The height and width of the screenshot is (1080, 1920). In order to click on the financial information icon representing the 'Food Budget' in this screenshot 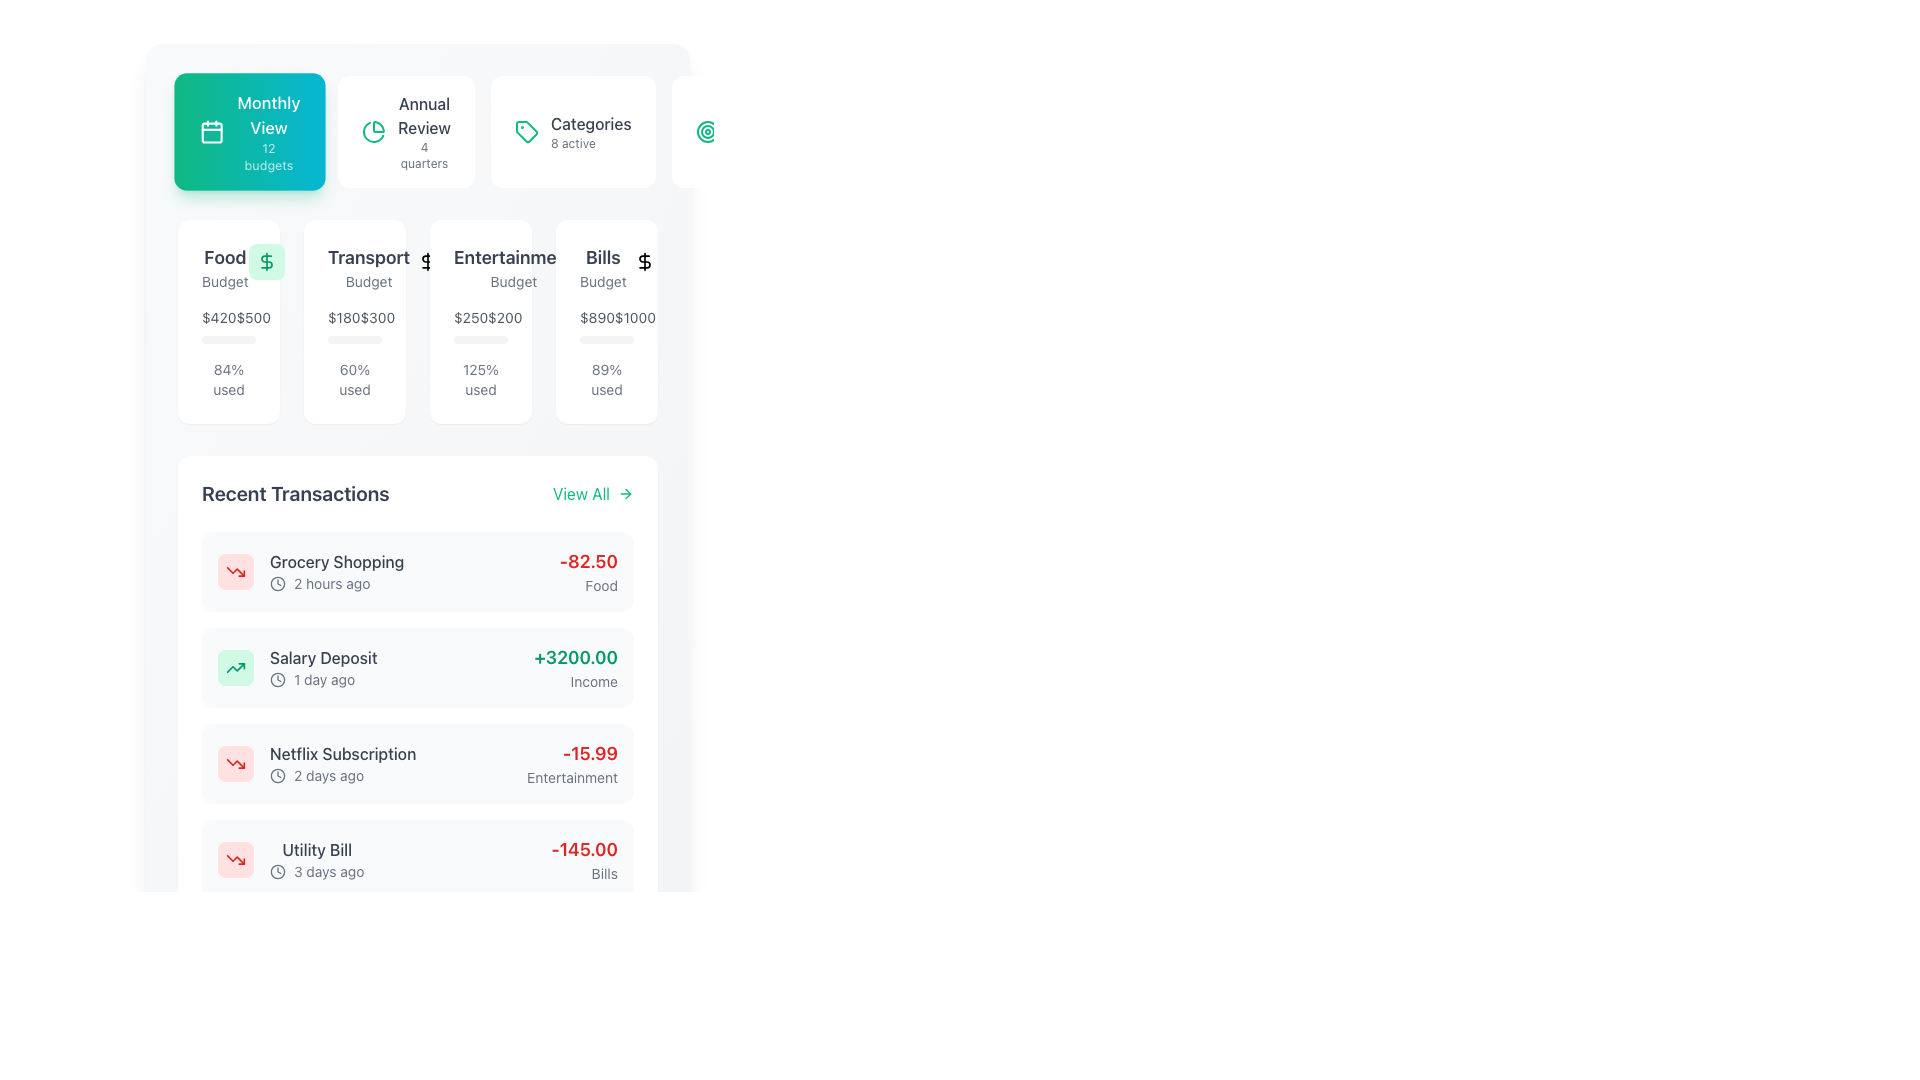, I will do `click(265, 261)`.